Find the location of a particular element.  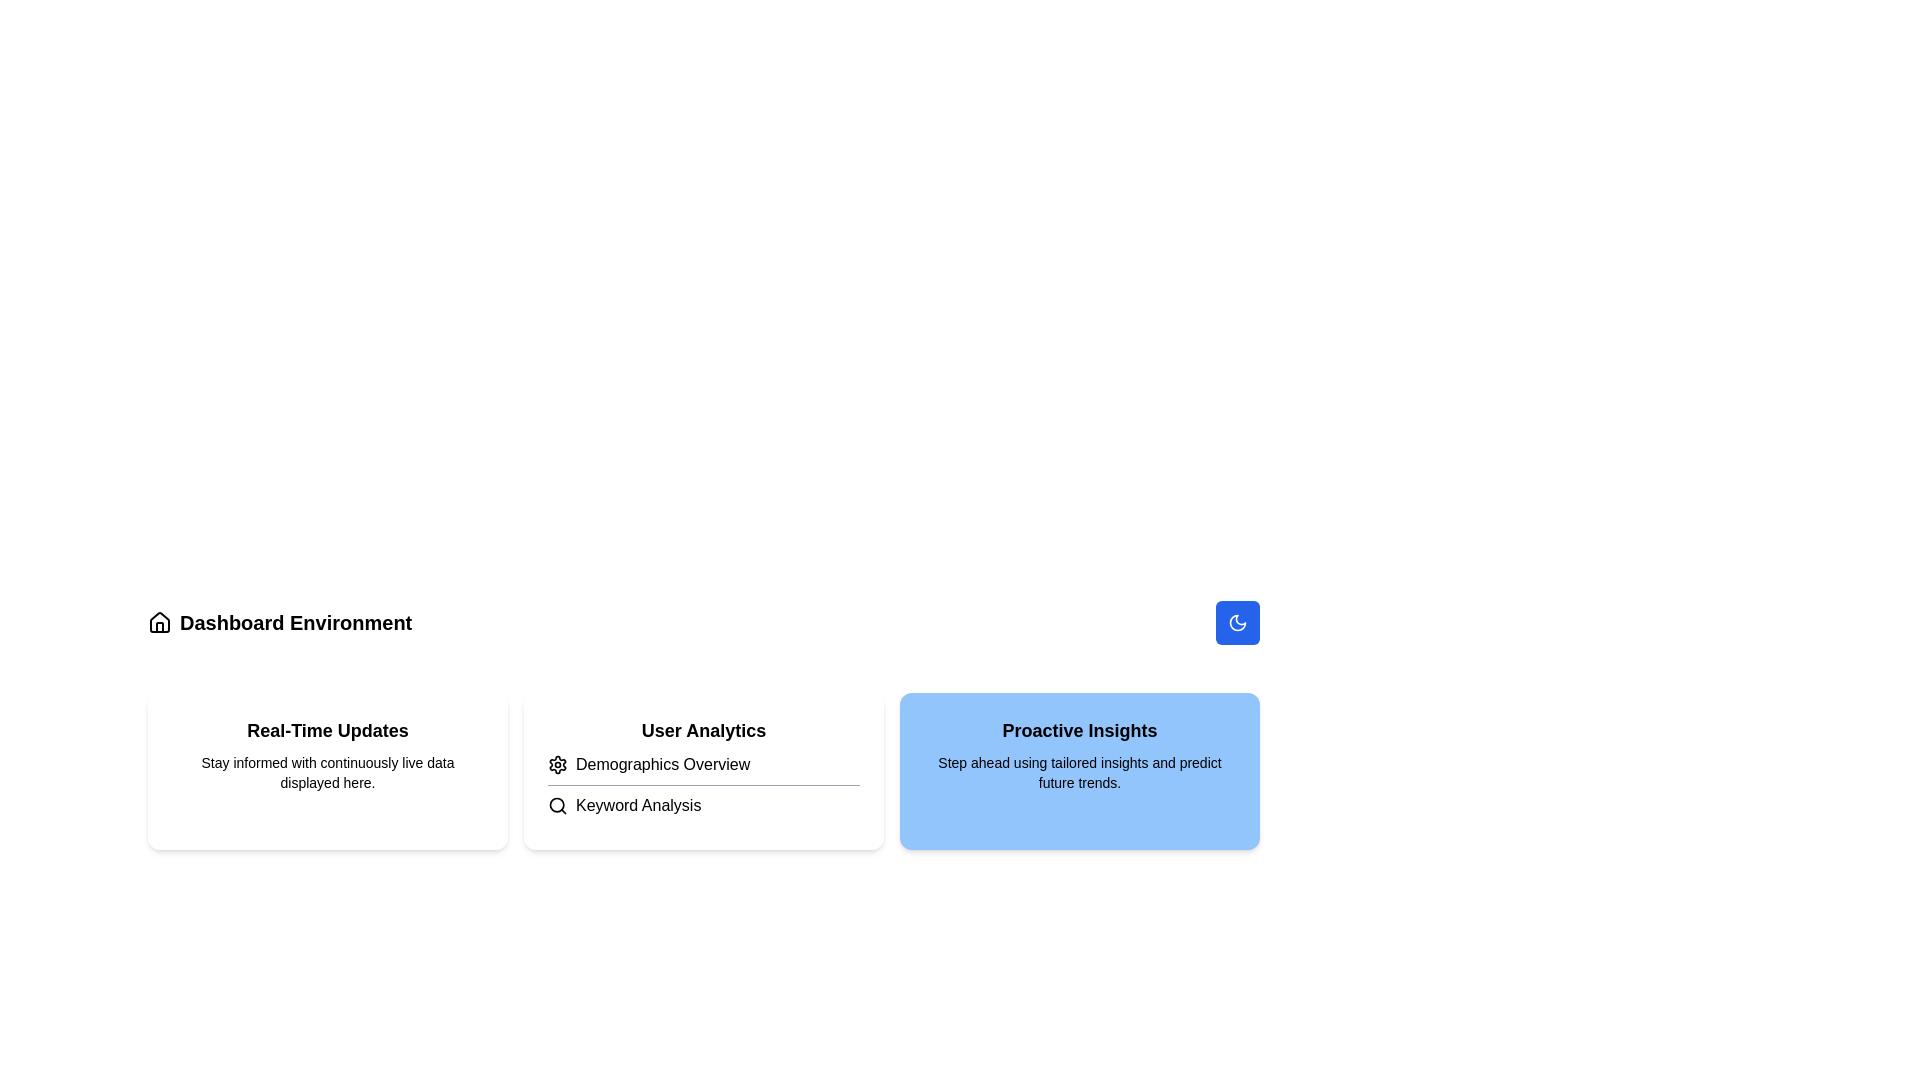

the label indicating keyword analysis located within the 'User Analytics' section, to the right of the magnifying glass icon is located at coordinates (637, 805).